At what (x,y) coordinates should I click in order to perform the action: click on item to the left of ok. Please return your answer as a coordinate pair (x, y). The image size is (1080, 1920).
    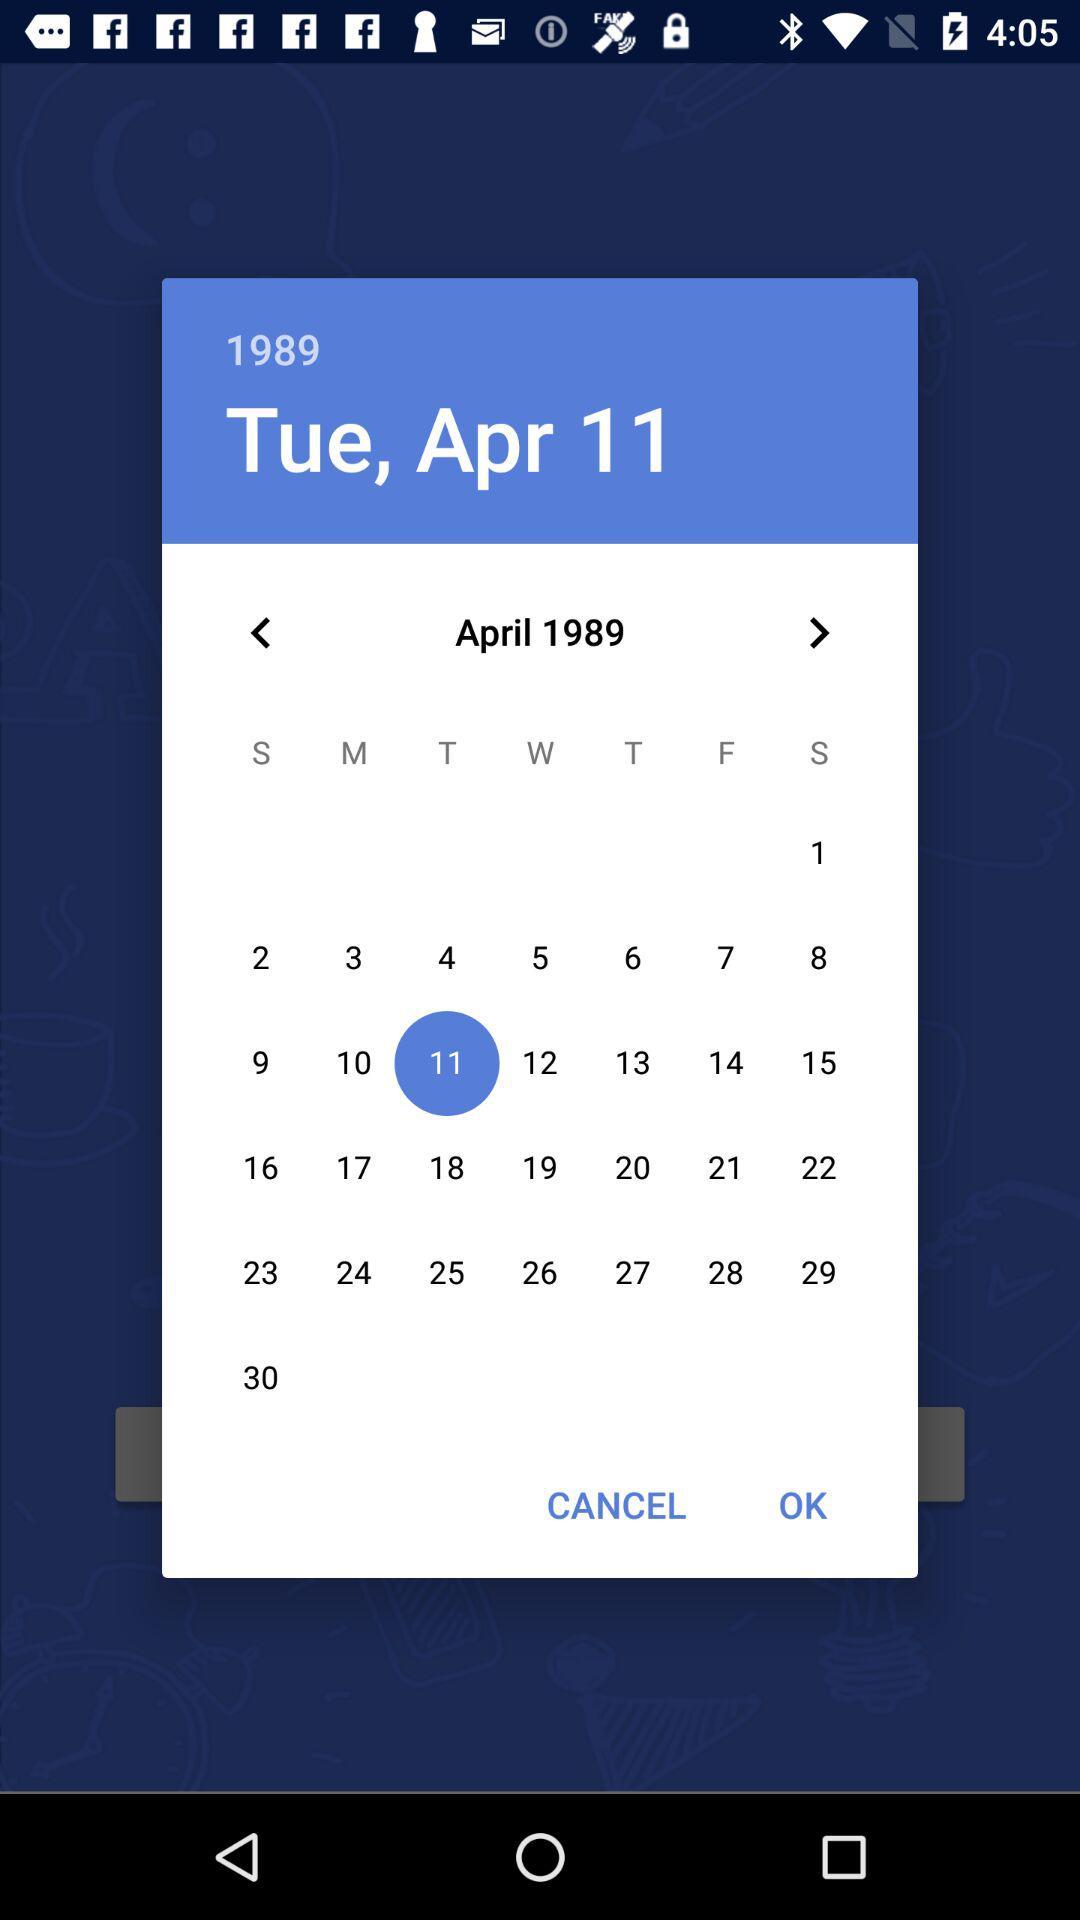
    Looking at the image, I should click on (615, 1504).